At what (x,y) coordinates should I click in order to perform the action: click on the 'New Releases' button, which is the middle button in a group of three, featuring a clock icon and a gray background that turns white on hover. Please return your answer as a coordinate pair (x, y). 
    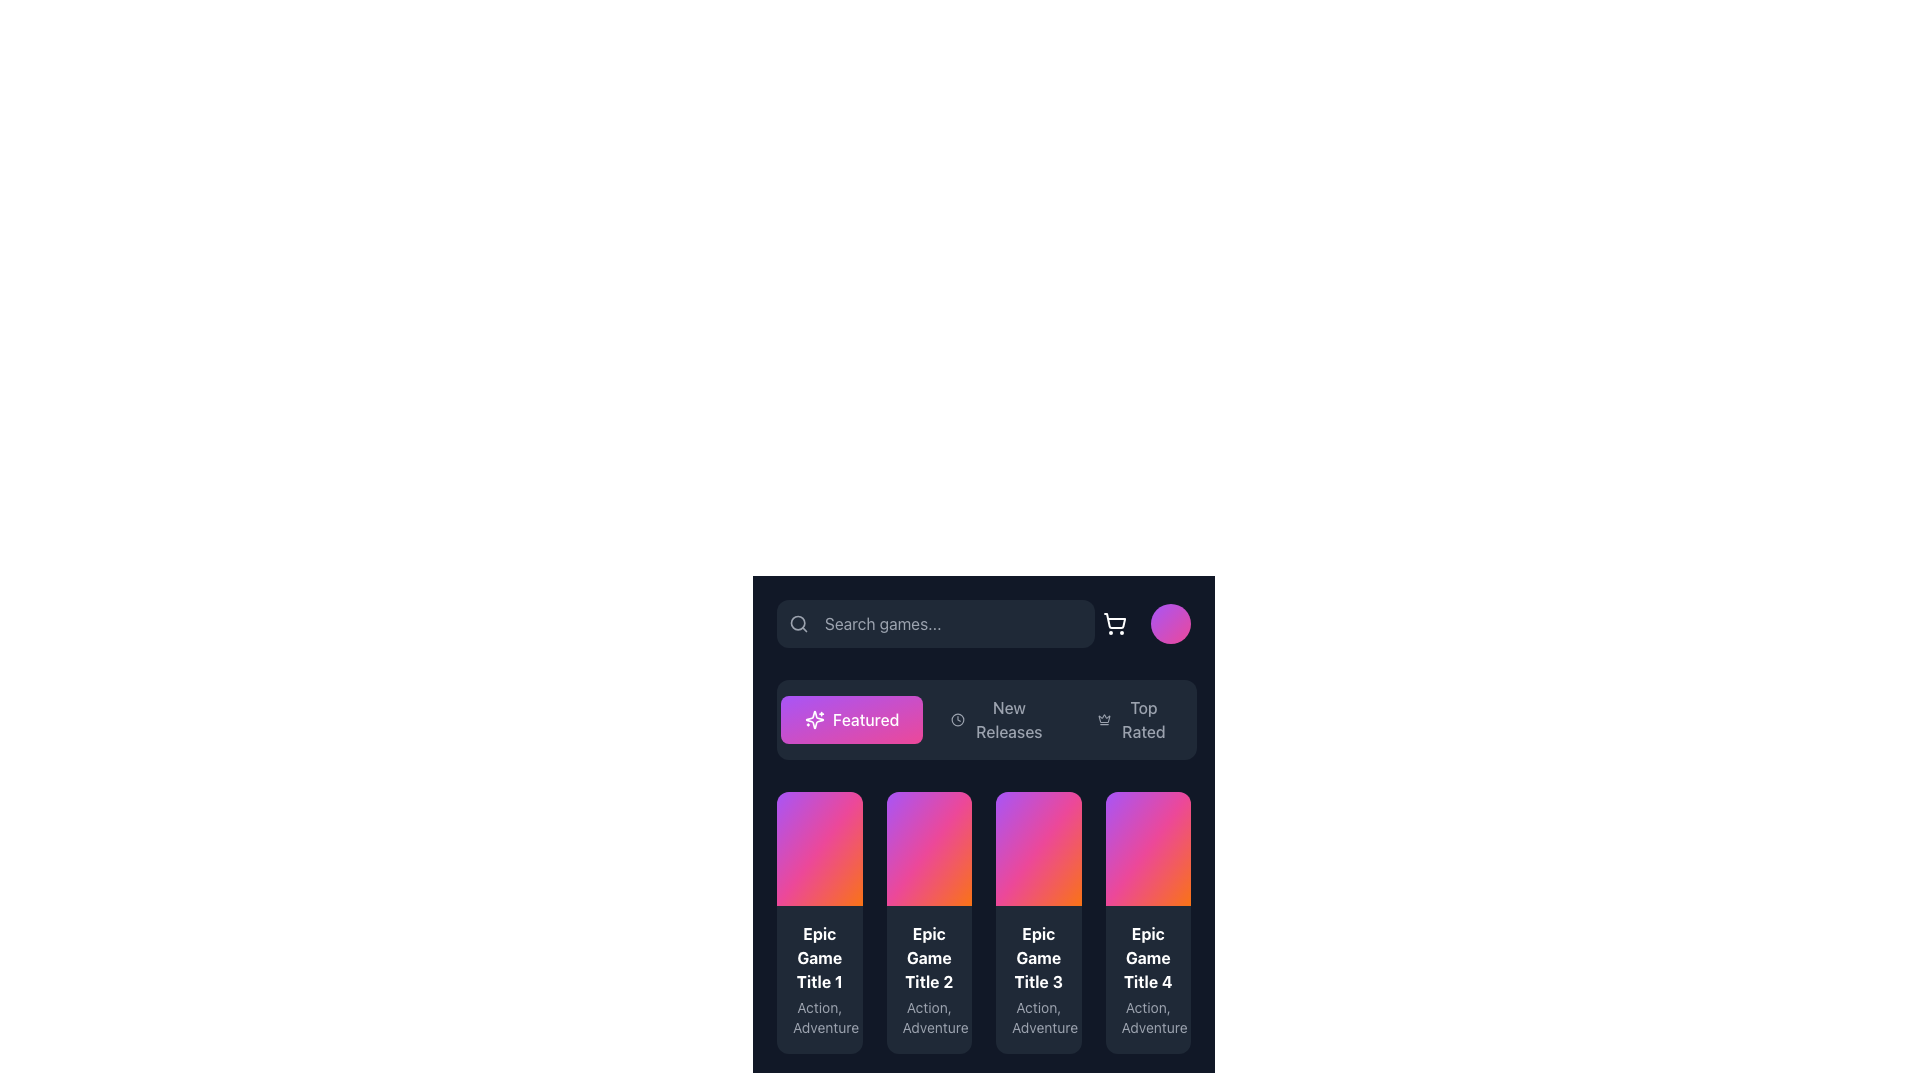
    Looking at the image, I should click on (998, 720).